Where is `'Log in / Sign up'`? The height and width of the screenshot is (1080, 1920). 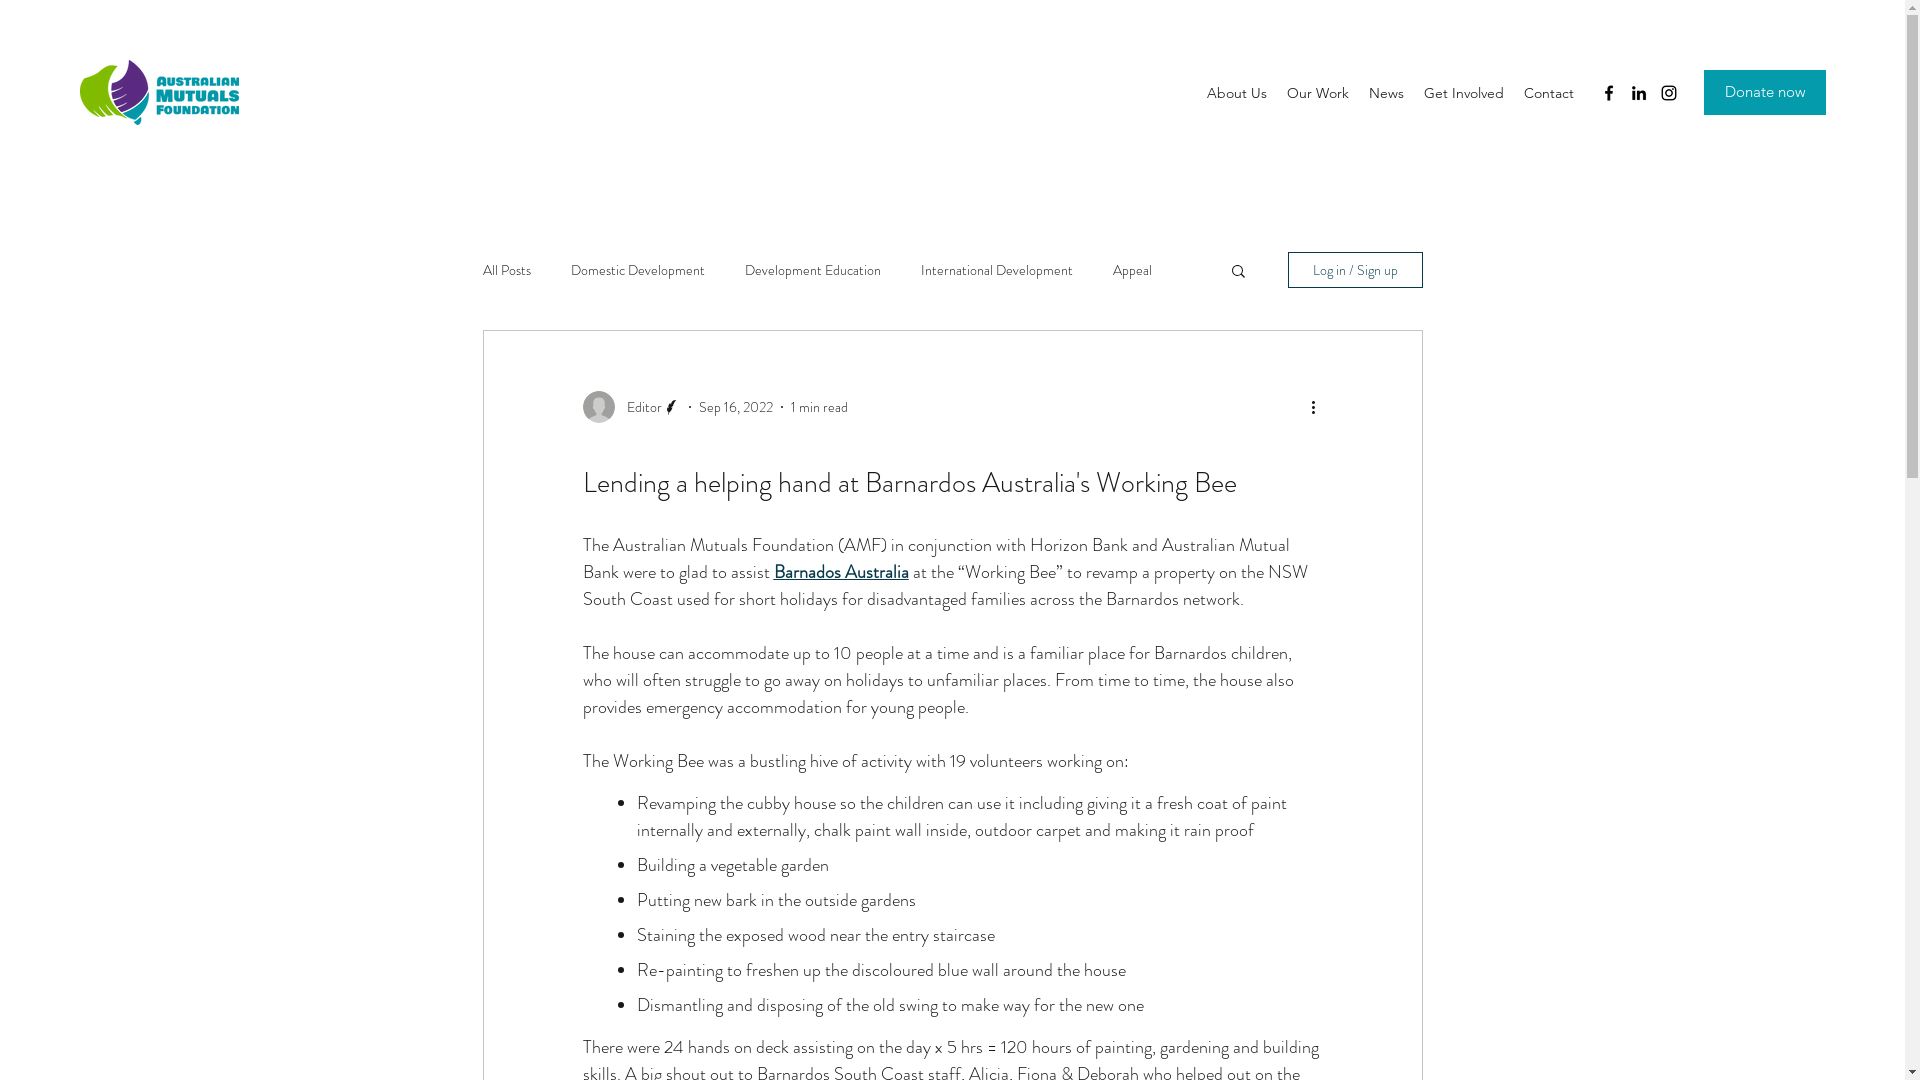 'Log in / Sign up' is located at coordinates (1355, 270).